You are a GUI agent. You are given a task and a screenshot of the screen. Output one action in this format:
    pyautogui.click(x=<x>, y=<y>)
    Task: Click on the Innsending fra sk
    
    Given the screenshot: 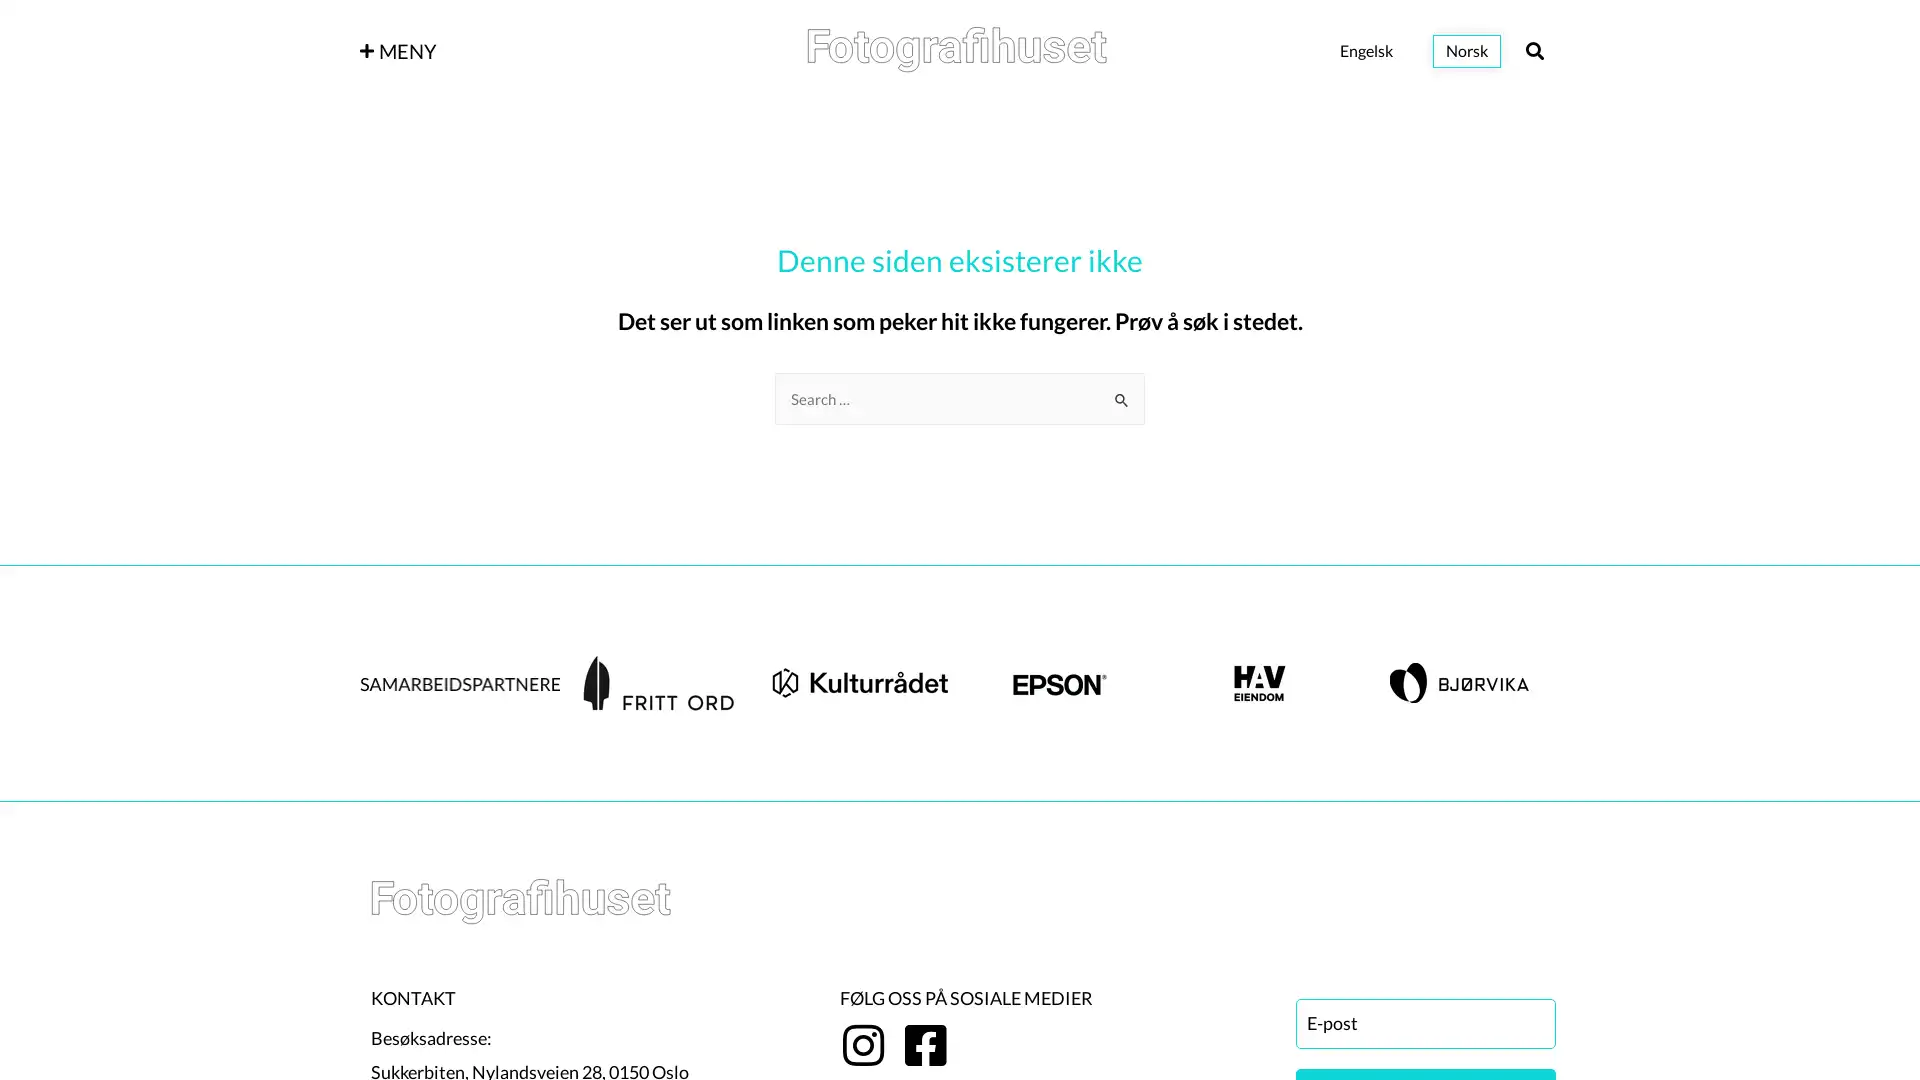 What is the action you would take?
    pyautogui.click(x=1122, y=398)
    